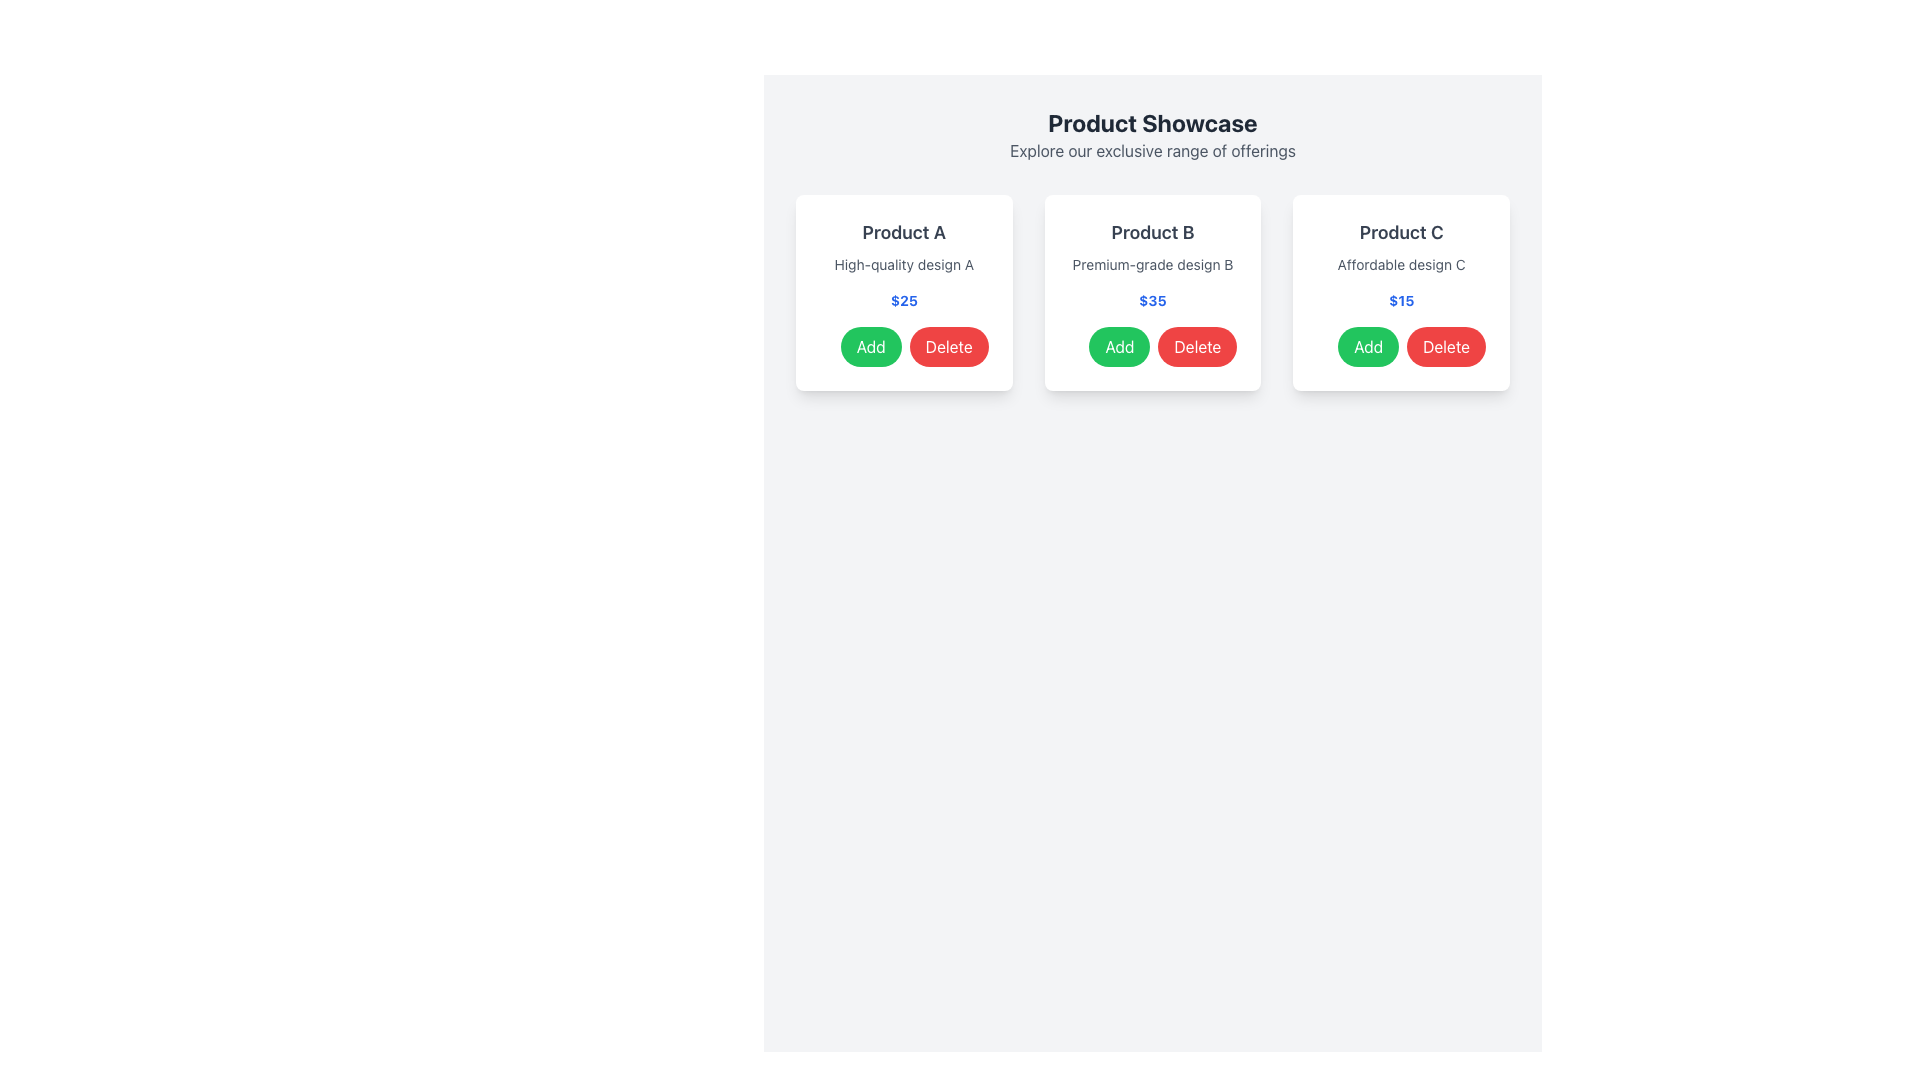  I want to click on the delete button located within the card under the header 'Product B', which is the second button aligned horizontally at the bottom of the card, so click(1197, 346).